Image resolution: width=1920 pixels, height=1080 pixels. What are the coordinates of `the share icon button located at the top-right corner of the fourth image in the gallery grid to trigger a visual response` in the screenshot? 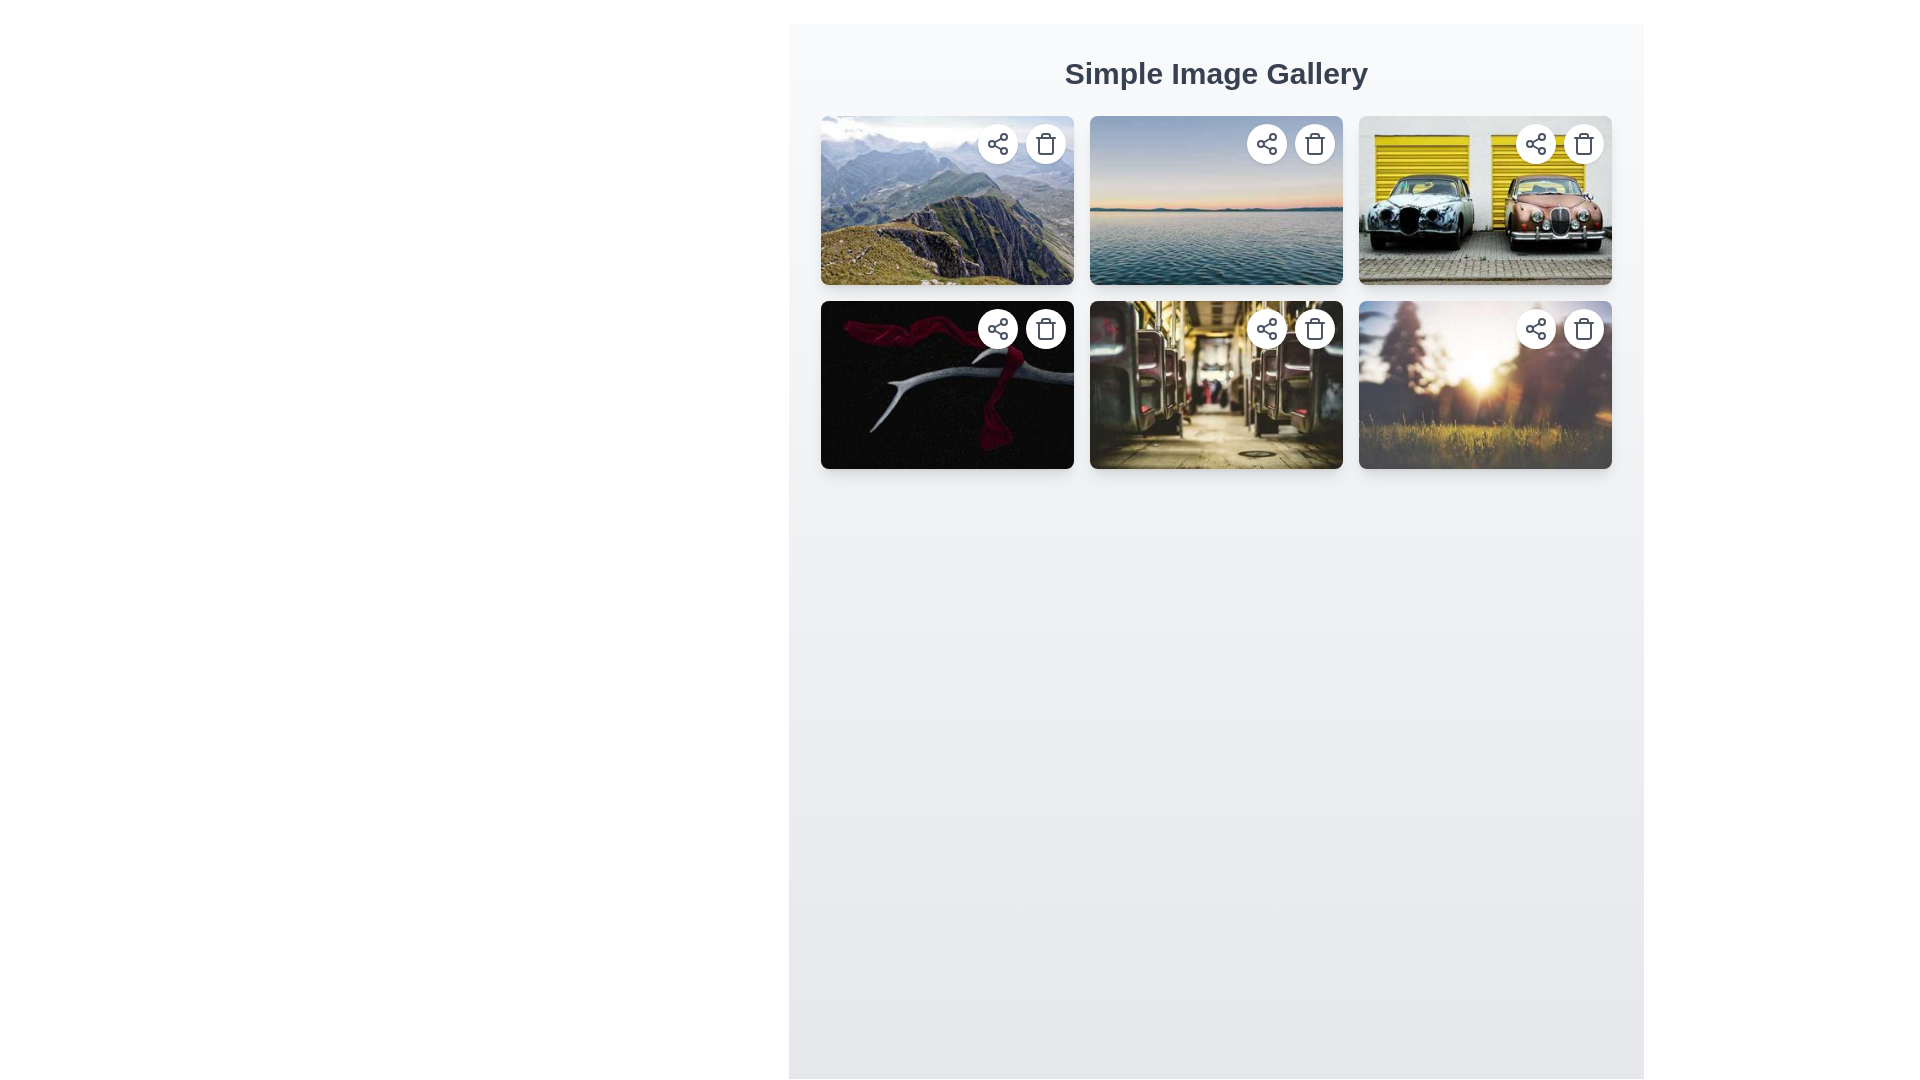 It's located at (1535, 142).